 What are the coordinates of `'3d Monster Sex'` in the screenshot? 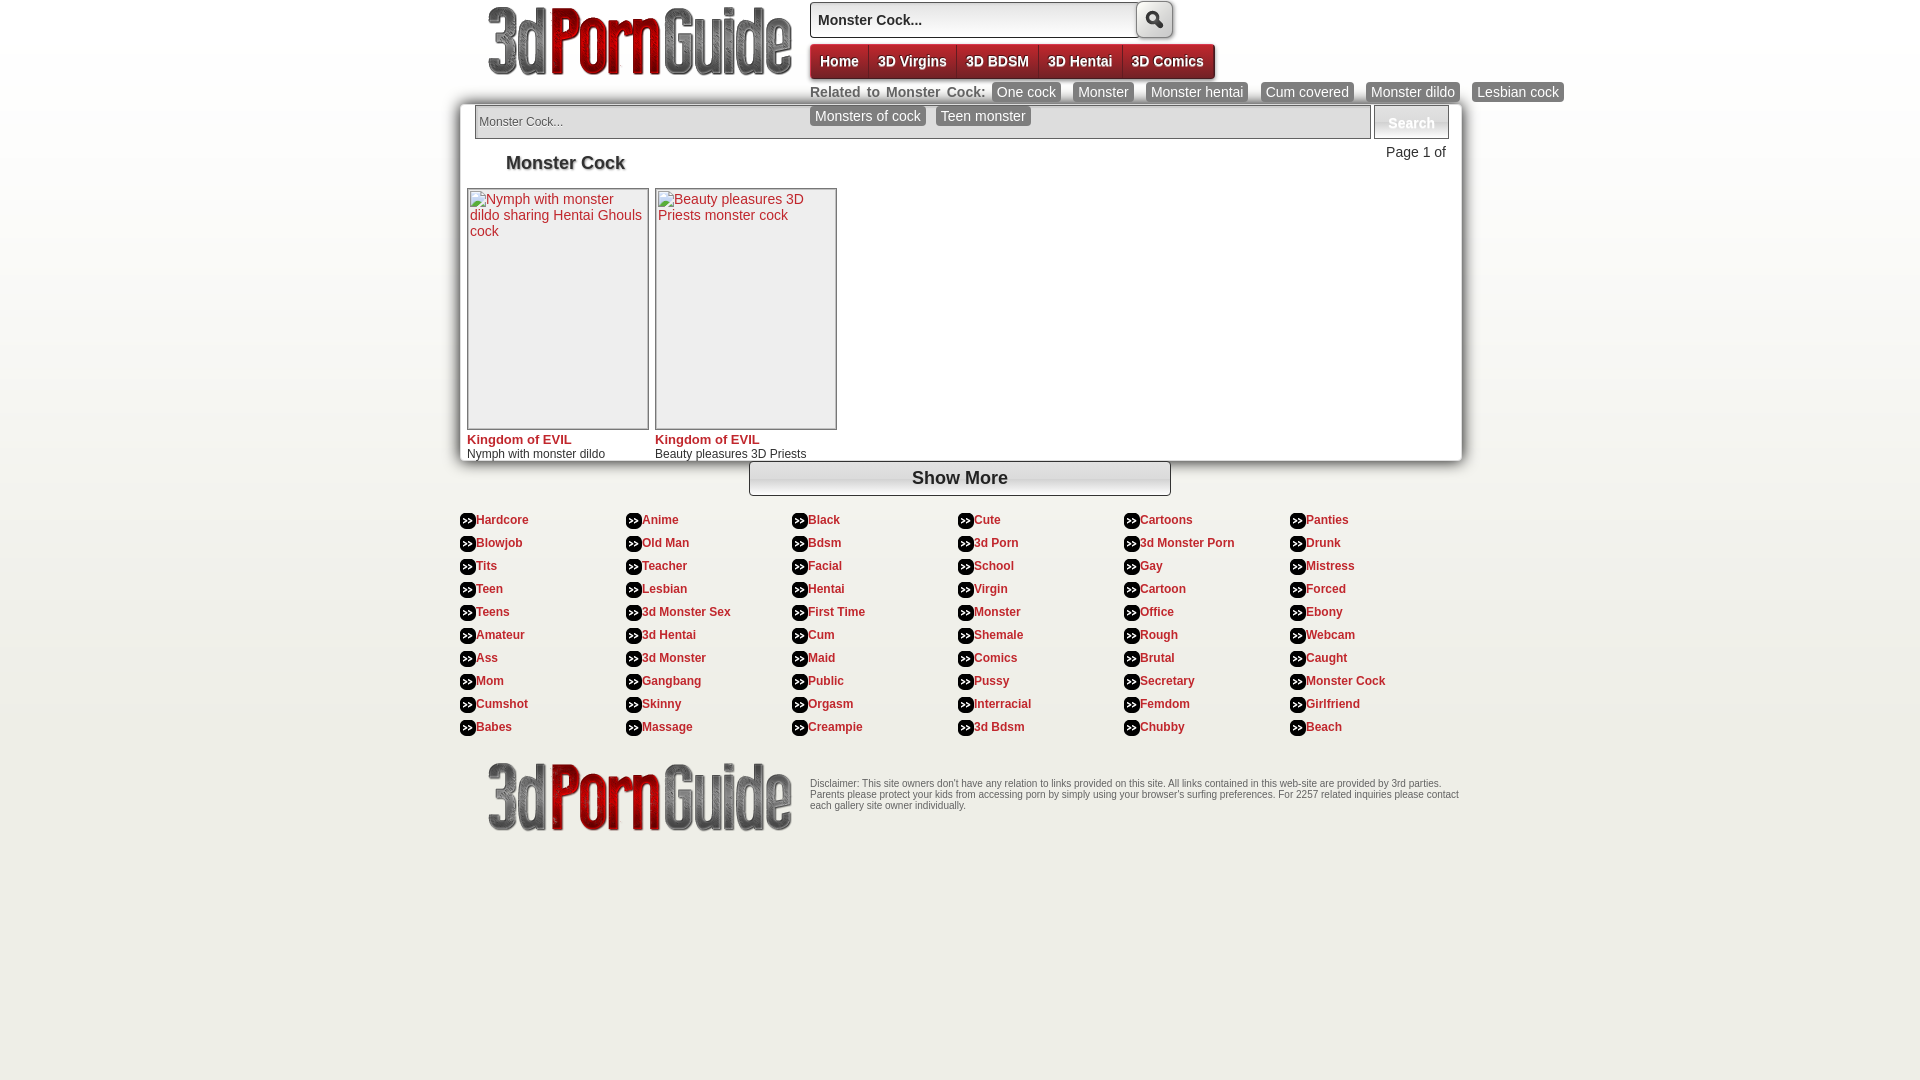 It's located at (686, 611).